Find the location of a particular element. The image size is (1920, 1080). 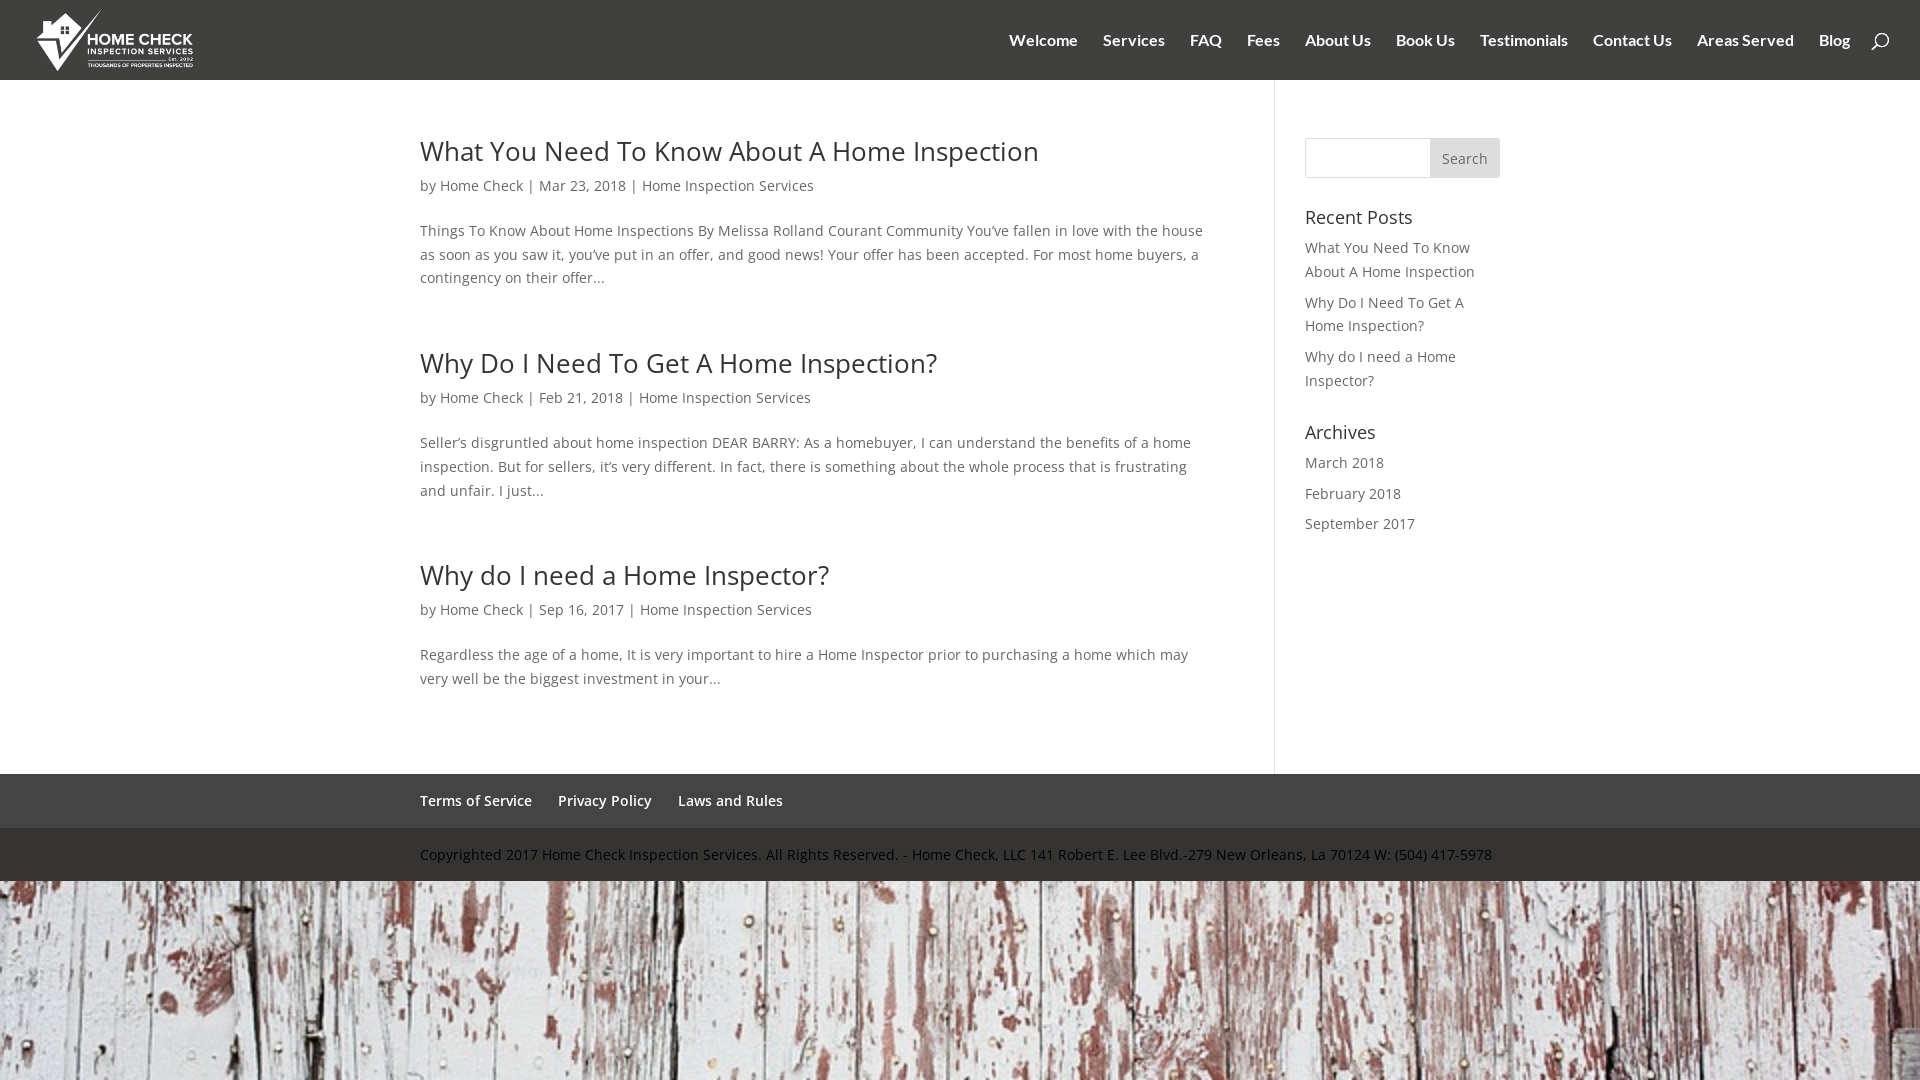

'About Us' is located at coordinates (1338, 55).